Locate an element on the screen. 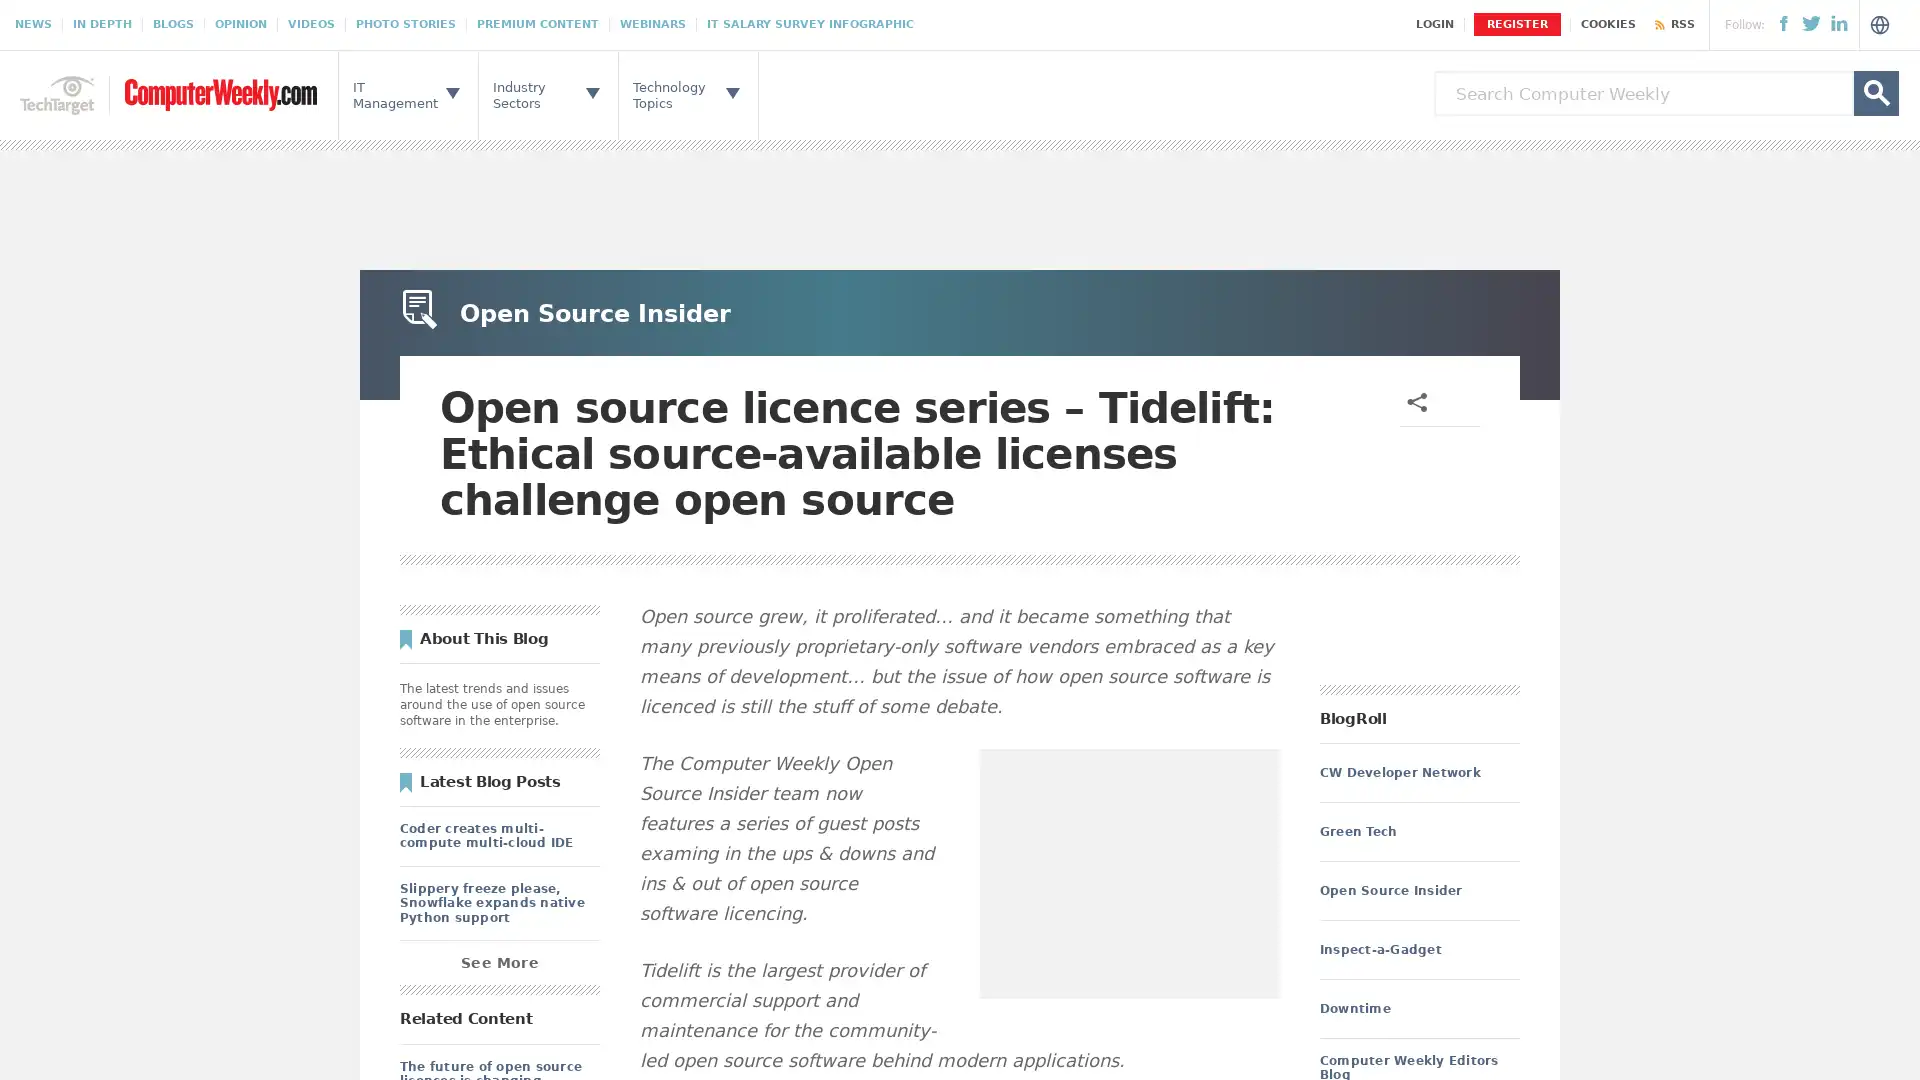 The height and width of the screenshot is (1080, 1920). Search is located at coordinates (1875, 93).